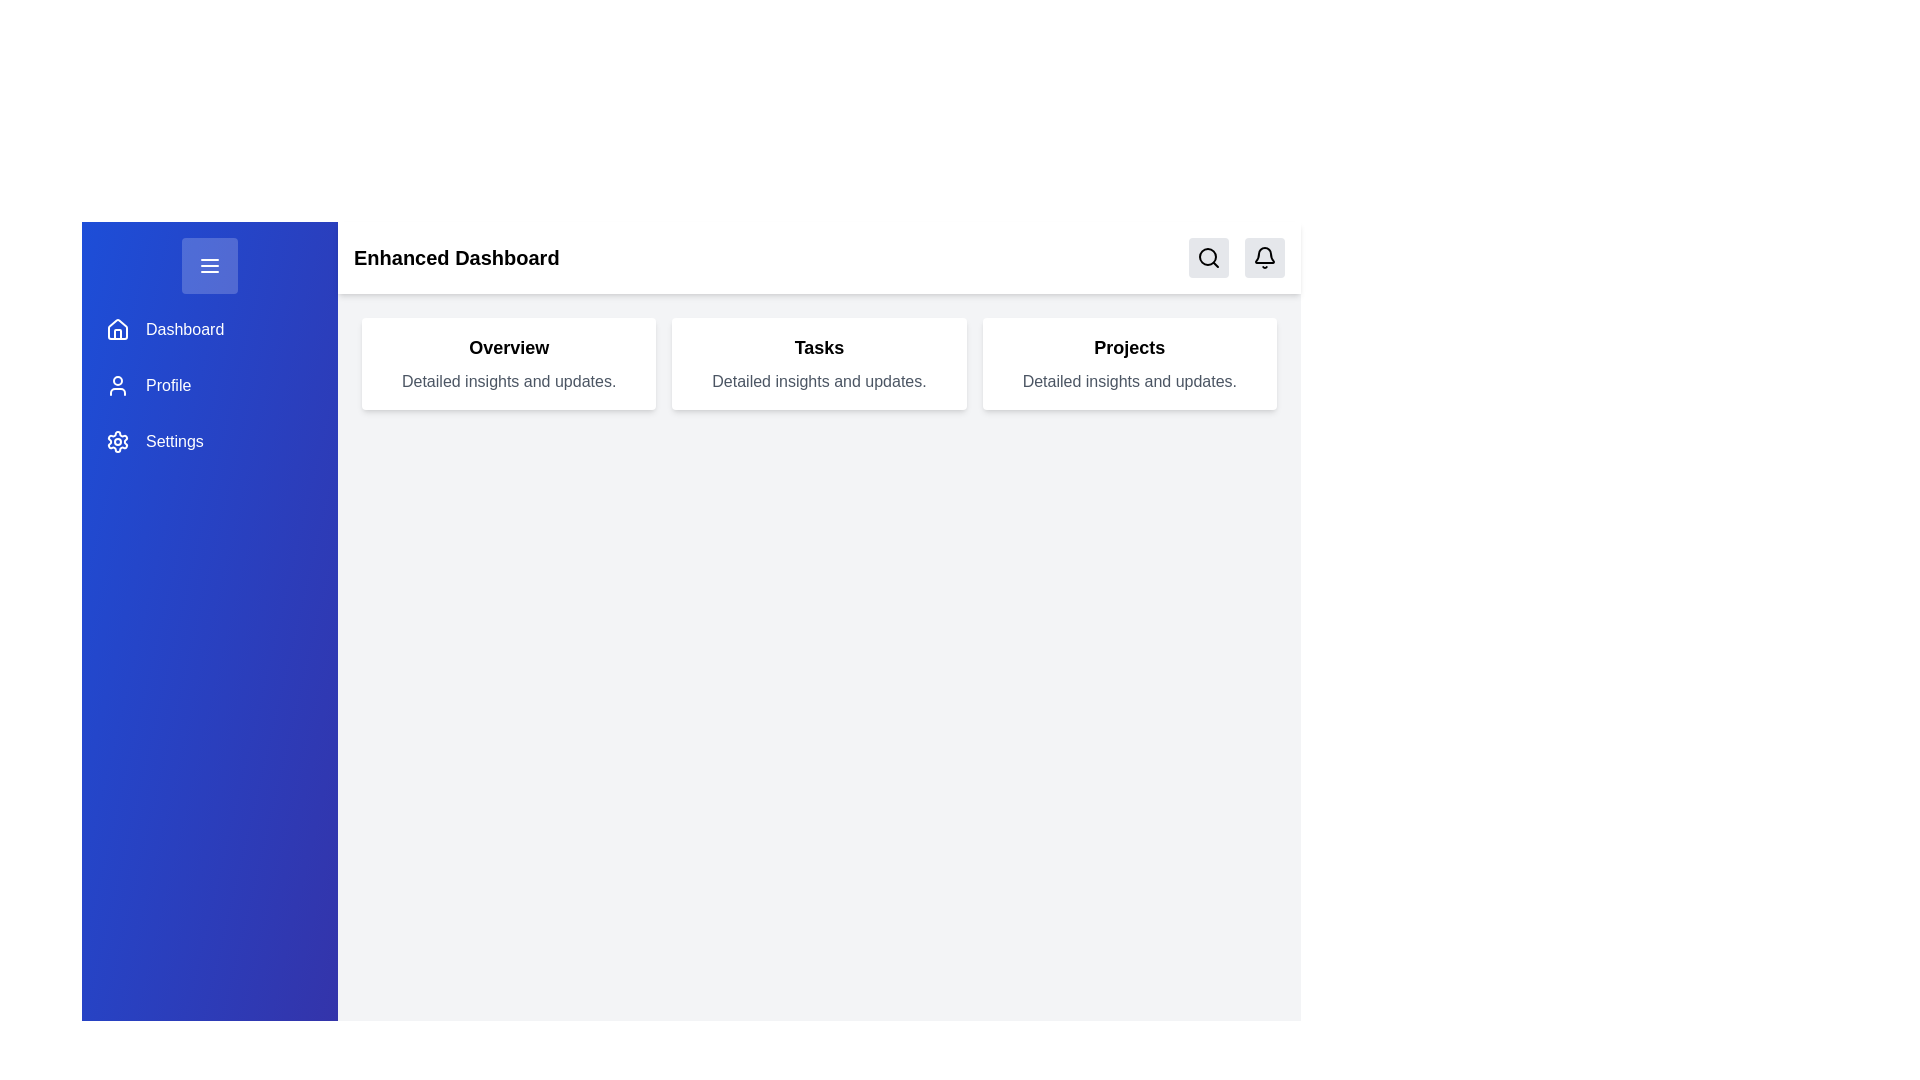 The width and height of the screenshot is (1920, 1080). I want to click on the first navigational link in the sidebar menu that leads to the dashboard section, positioned above 'Profile' and 'Settings', so click(210, 329).